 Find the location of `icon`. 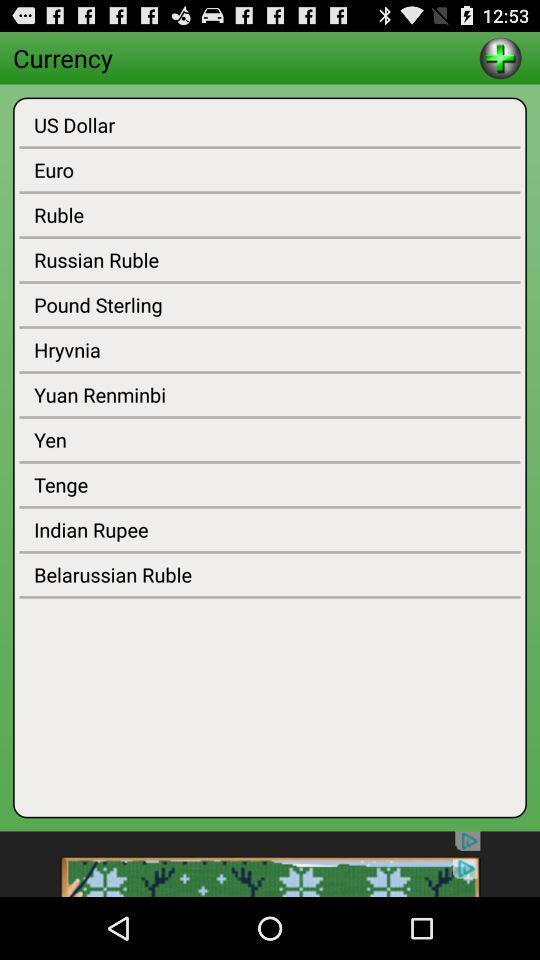

icon is located at coordinates (499, 56).